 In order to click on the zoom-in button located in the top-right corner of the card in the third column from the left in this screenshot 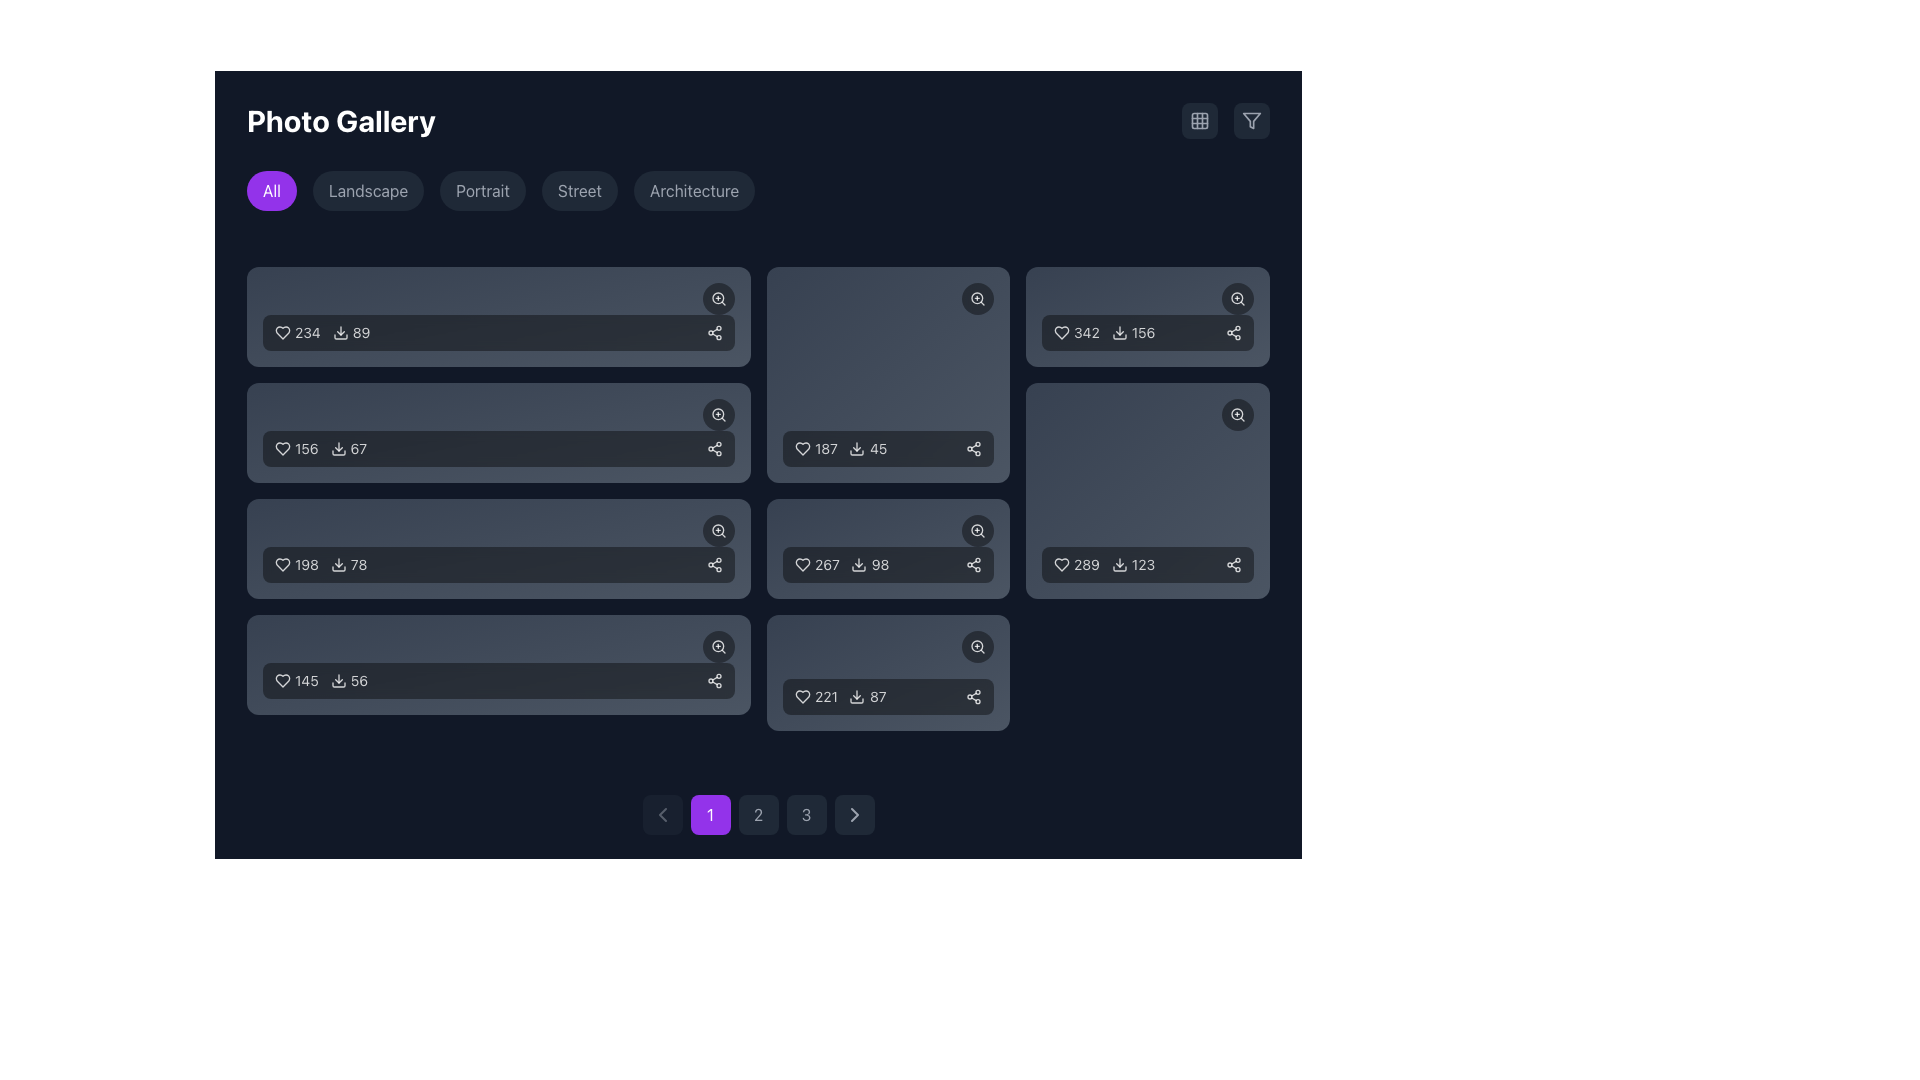, I will do `click(1148, 299)`.